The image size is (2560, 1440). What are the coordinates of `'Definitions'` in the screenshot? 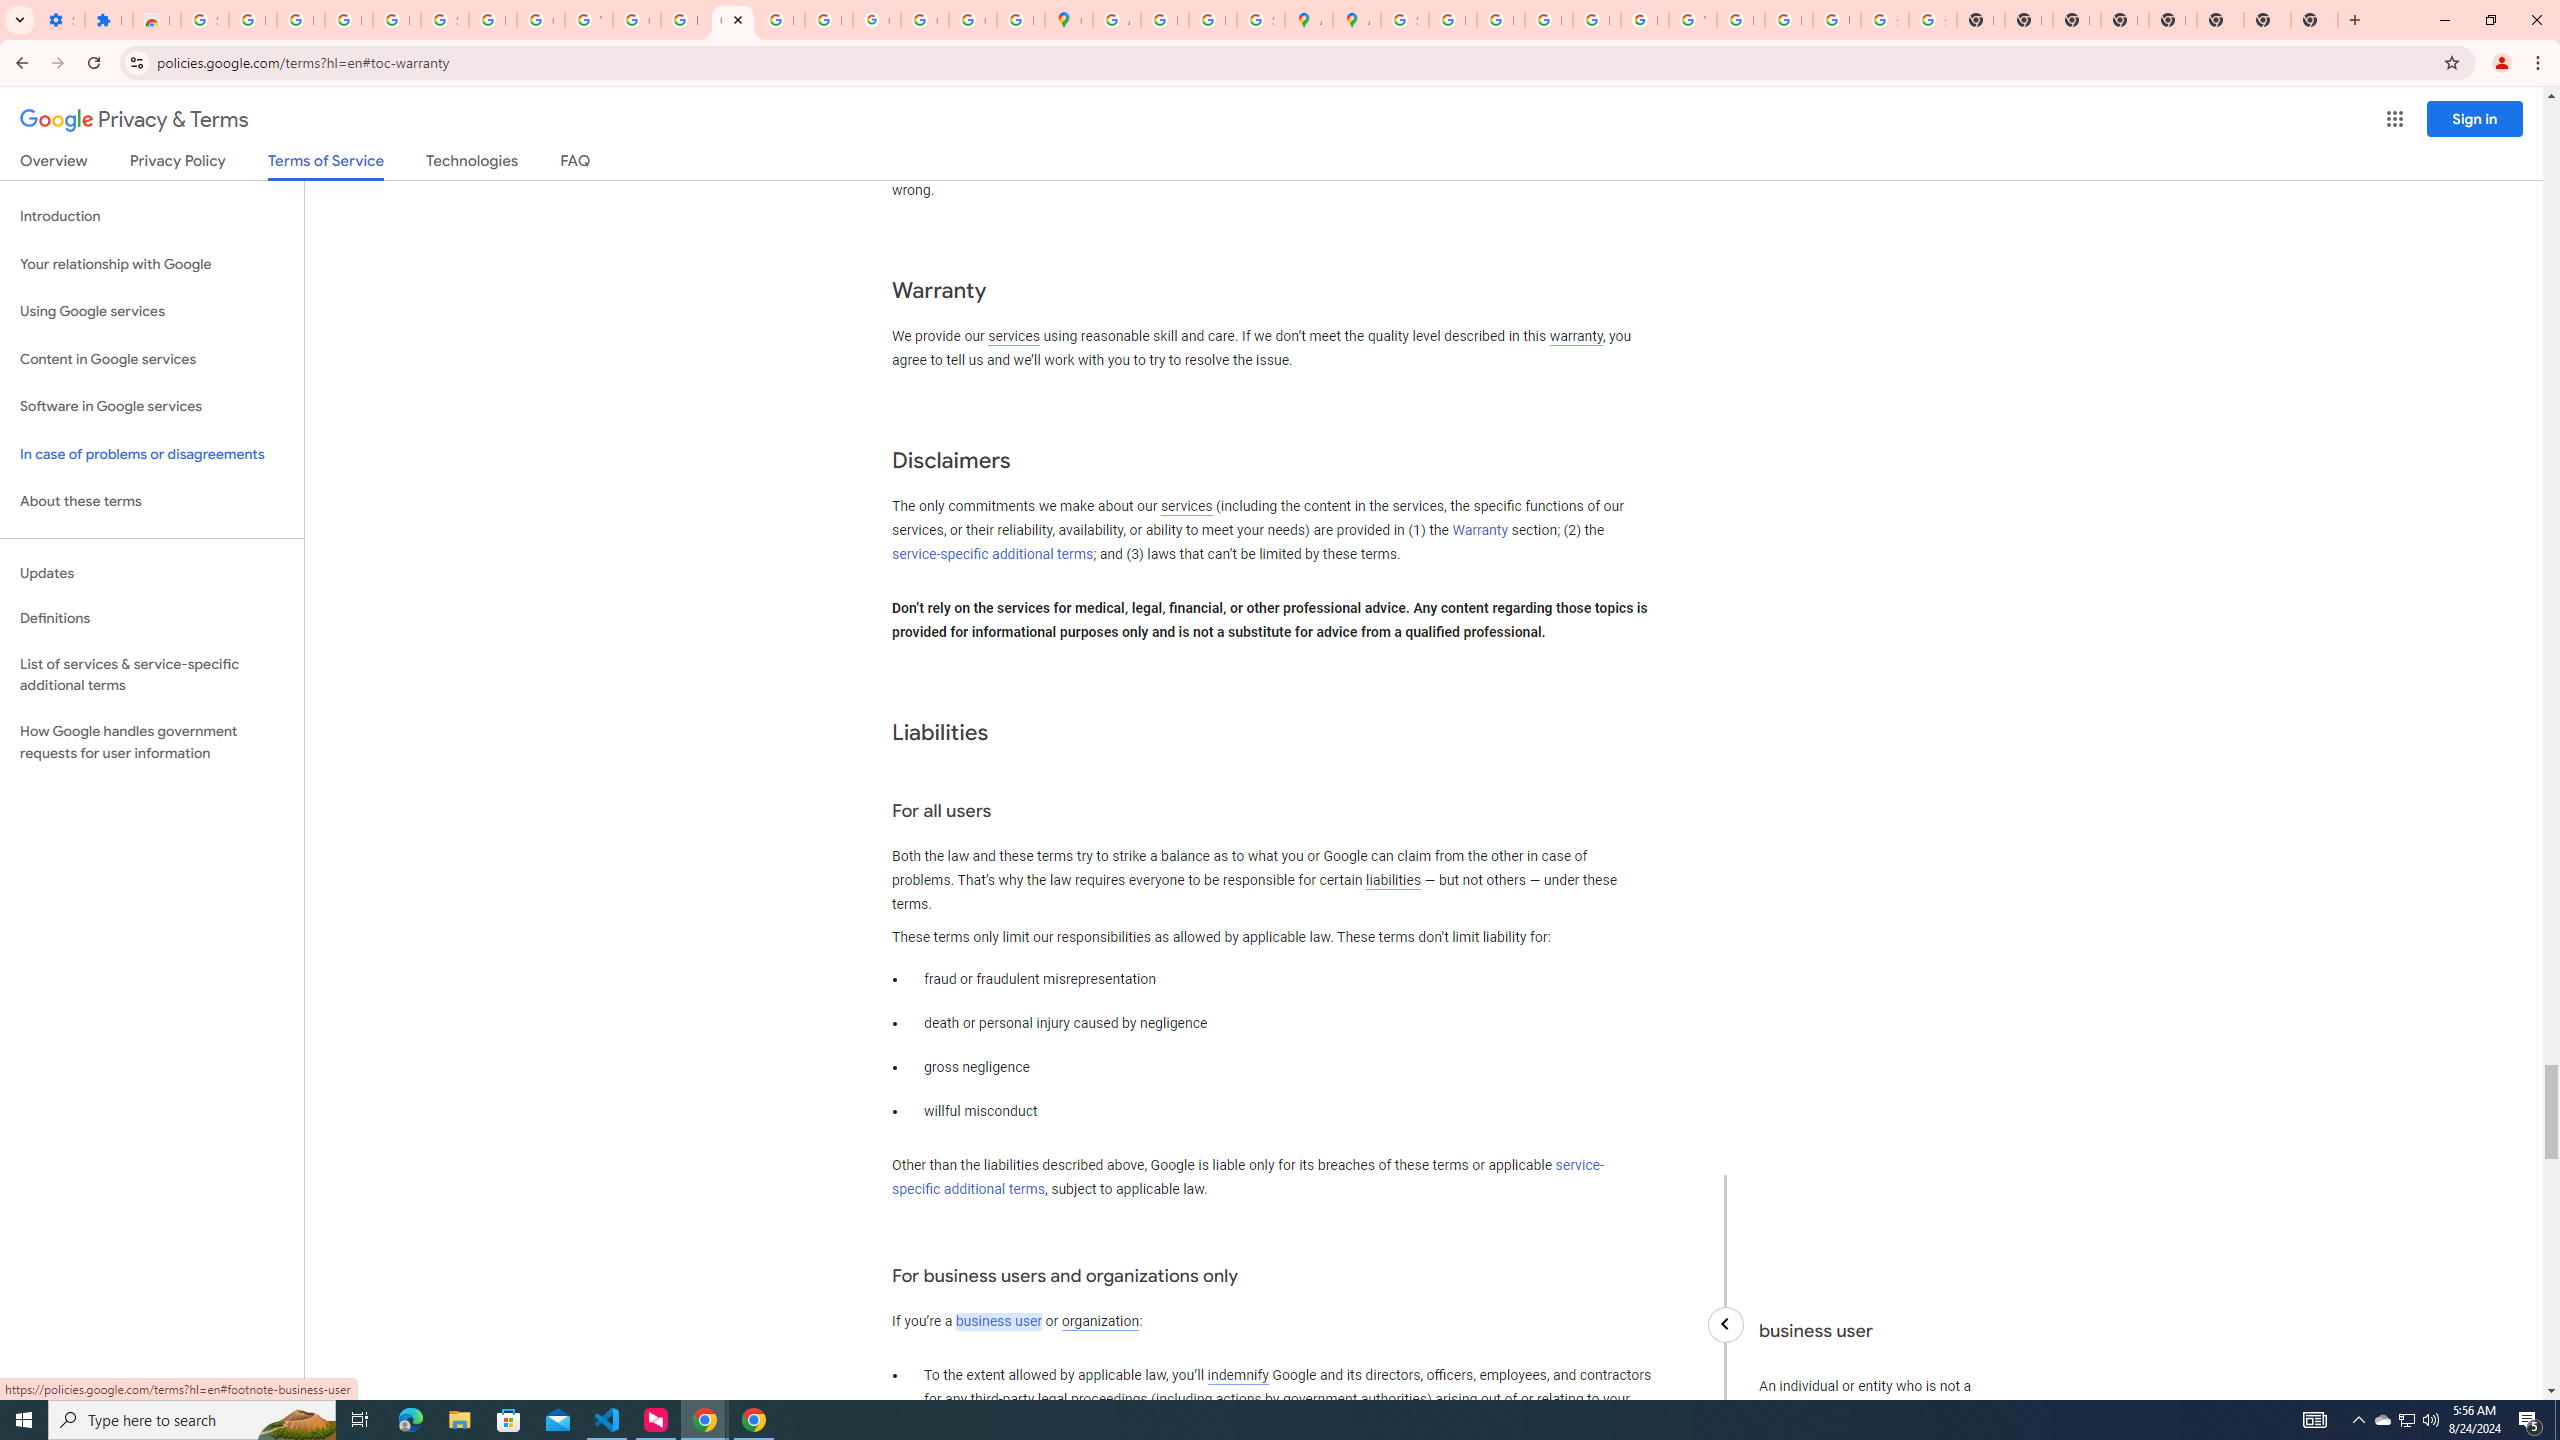 It's located at (151, 618).